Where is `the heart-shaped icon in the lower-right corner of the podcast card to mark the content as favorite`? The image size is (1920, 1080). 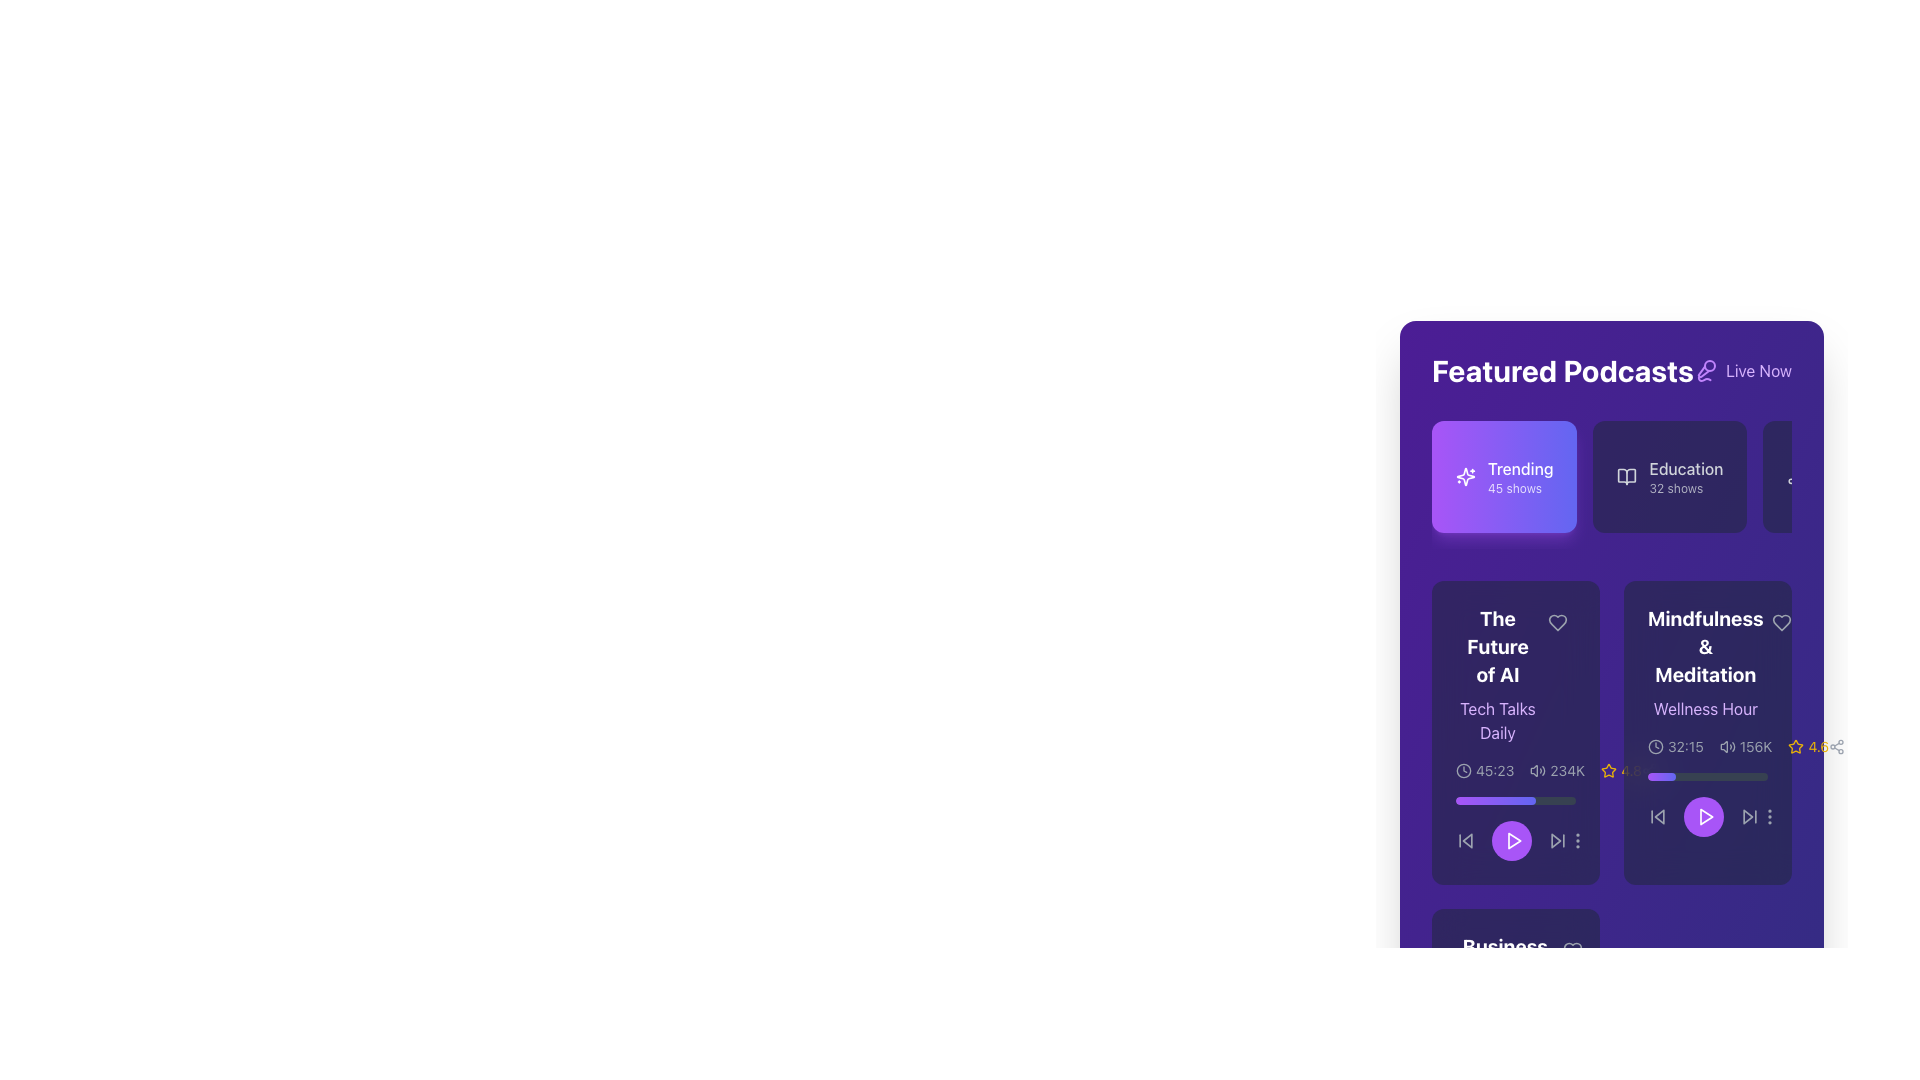 the heart-shaped icon in the lower-right corner of the podcast card to mark the content as favorite is located at coordinates (1571, 950).